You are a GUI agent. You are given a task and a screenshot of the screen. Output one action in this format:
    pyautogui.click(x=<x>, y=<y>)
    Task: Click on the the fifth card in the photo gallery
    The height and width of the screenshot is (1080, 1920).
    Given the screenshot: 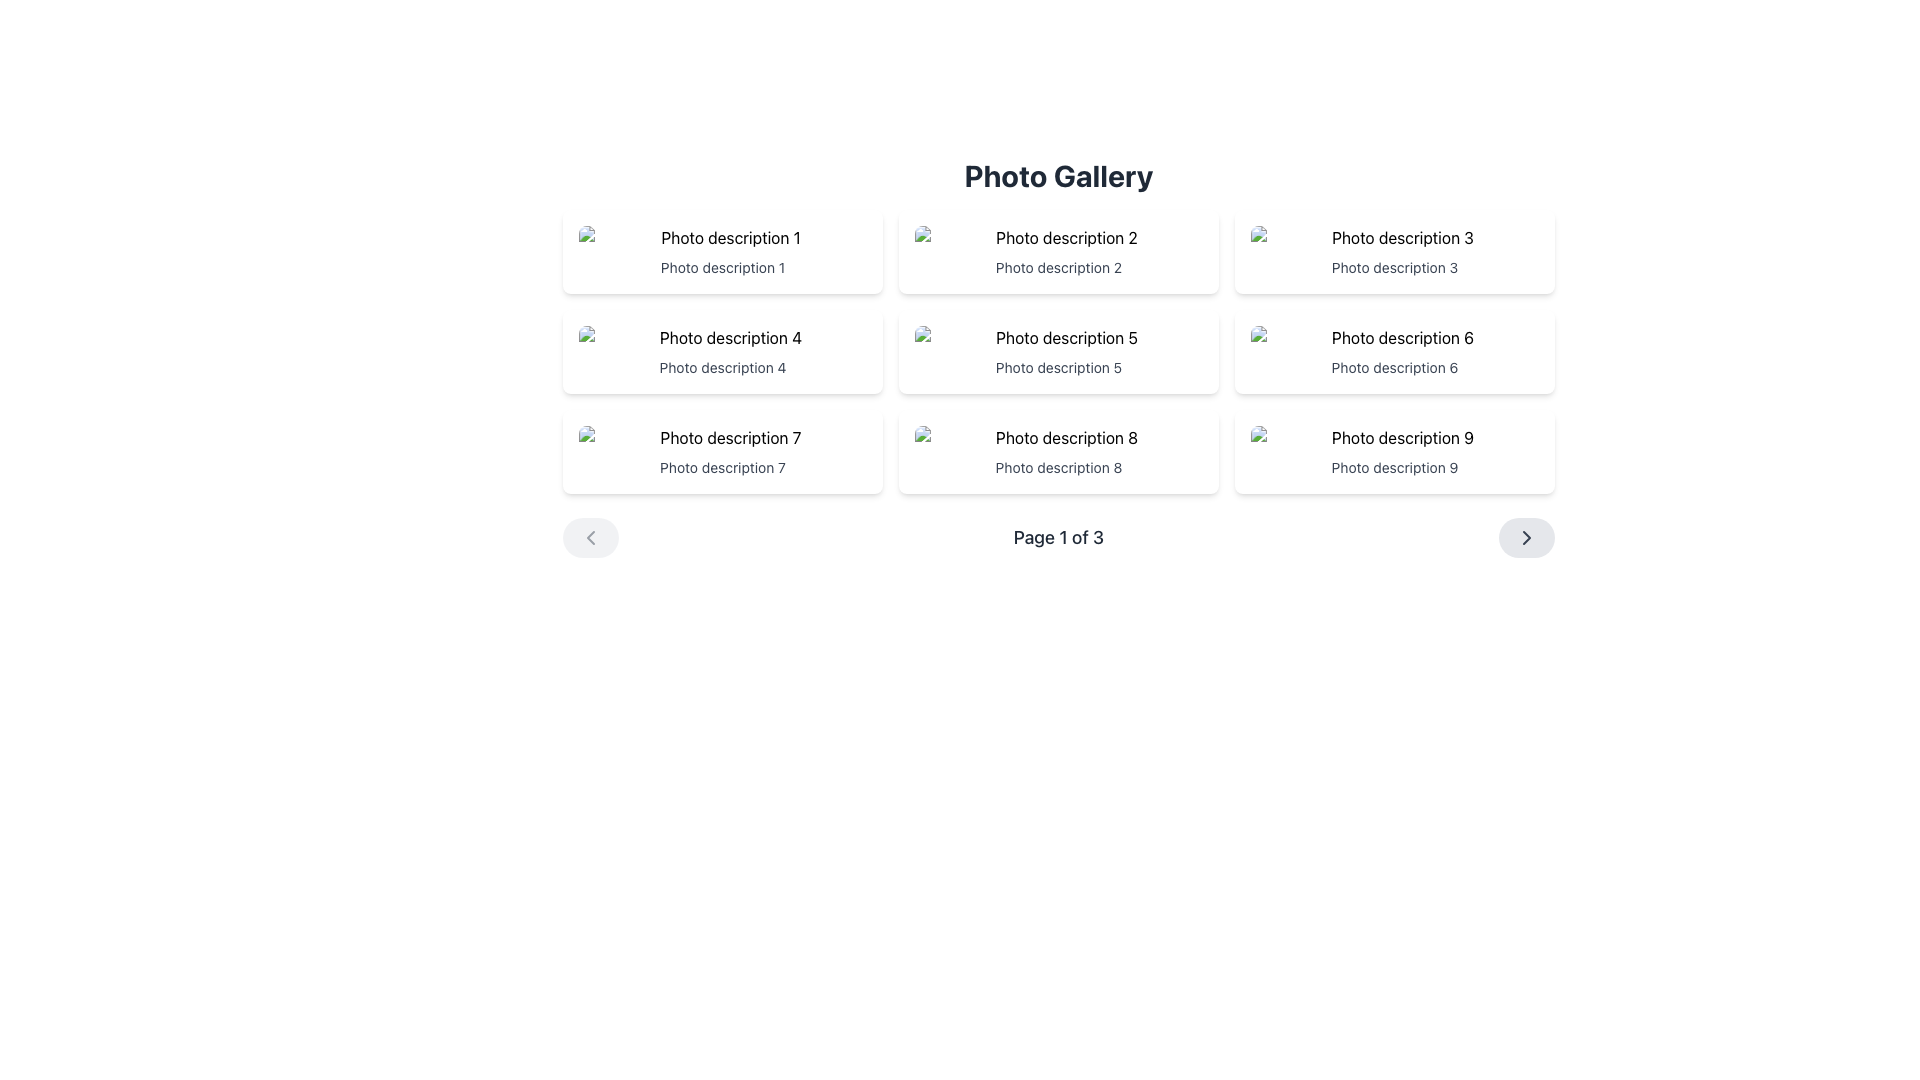 What is the action you would take?
    pyautogui.click(x=1058, y=350)
    